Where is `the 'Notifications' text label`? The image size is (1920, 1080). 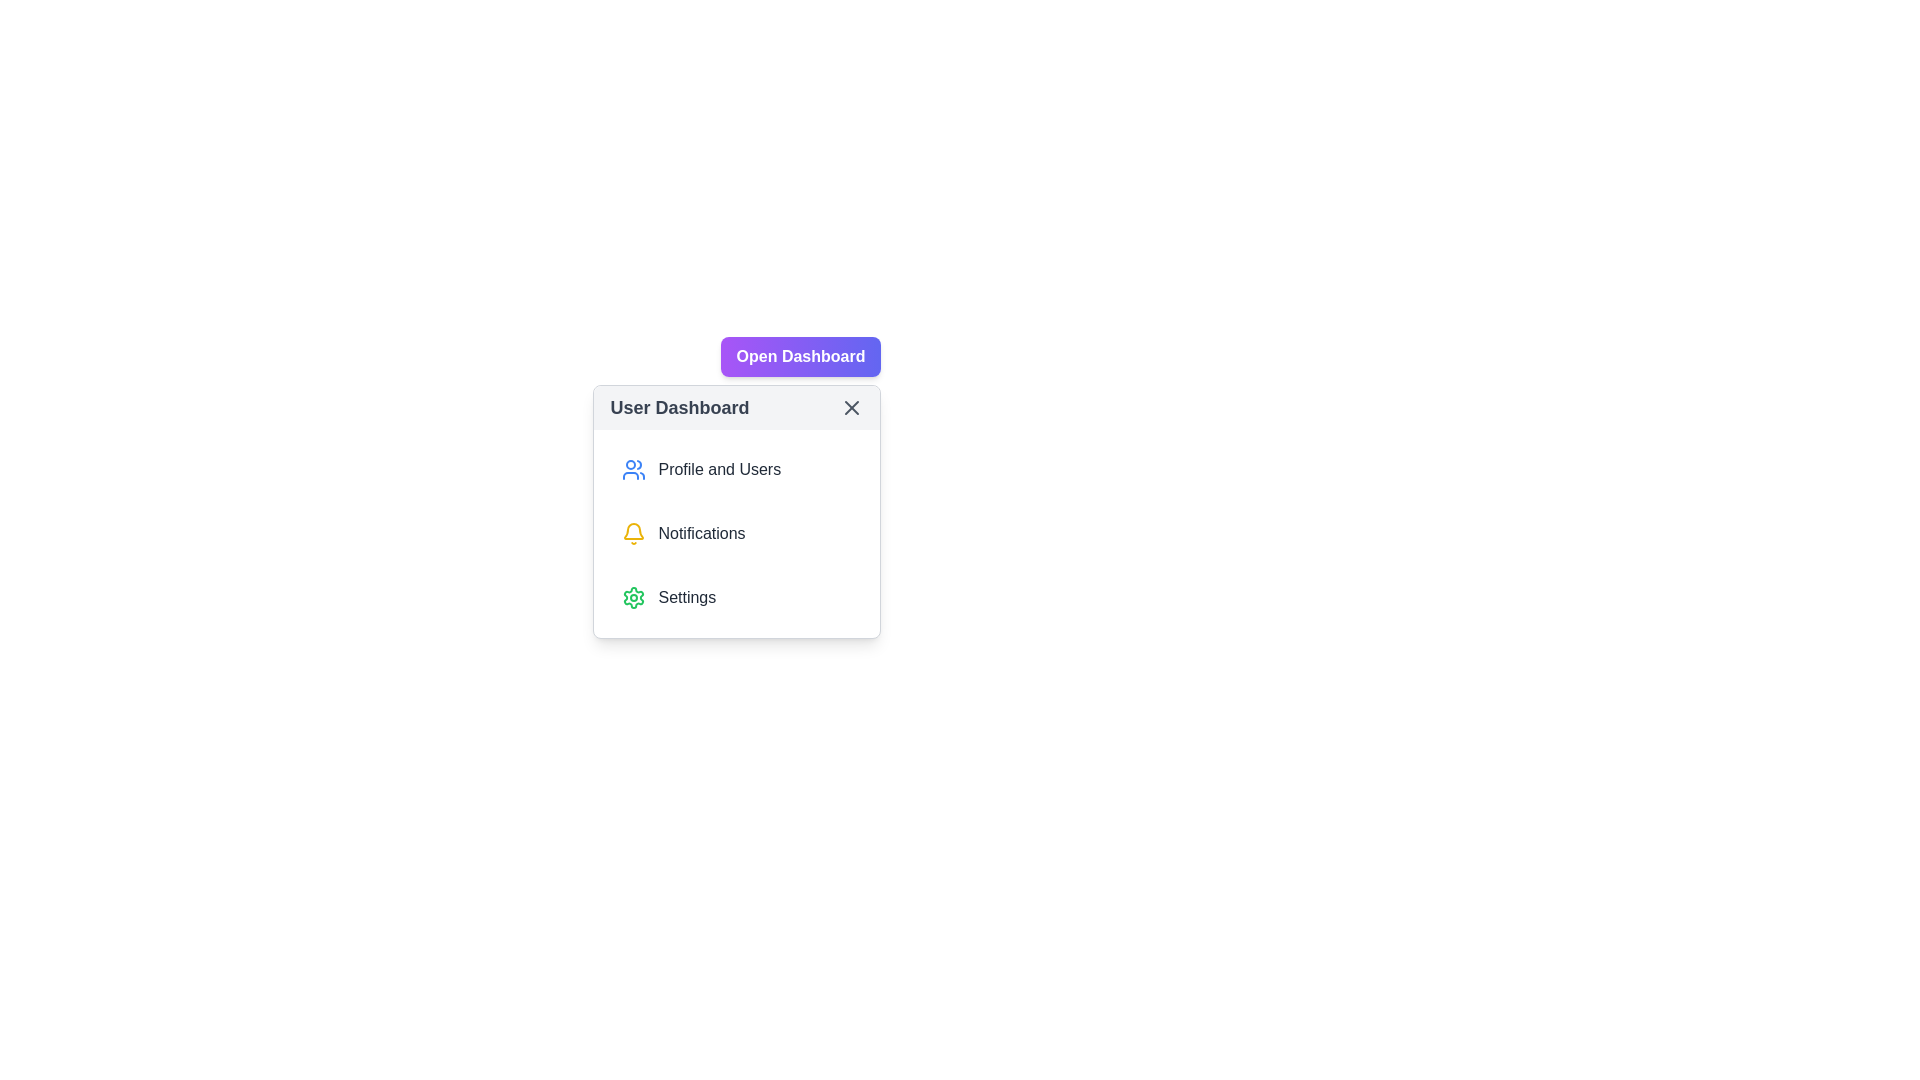 the 'Notifications' text label is located at coordinates (701, 532).